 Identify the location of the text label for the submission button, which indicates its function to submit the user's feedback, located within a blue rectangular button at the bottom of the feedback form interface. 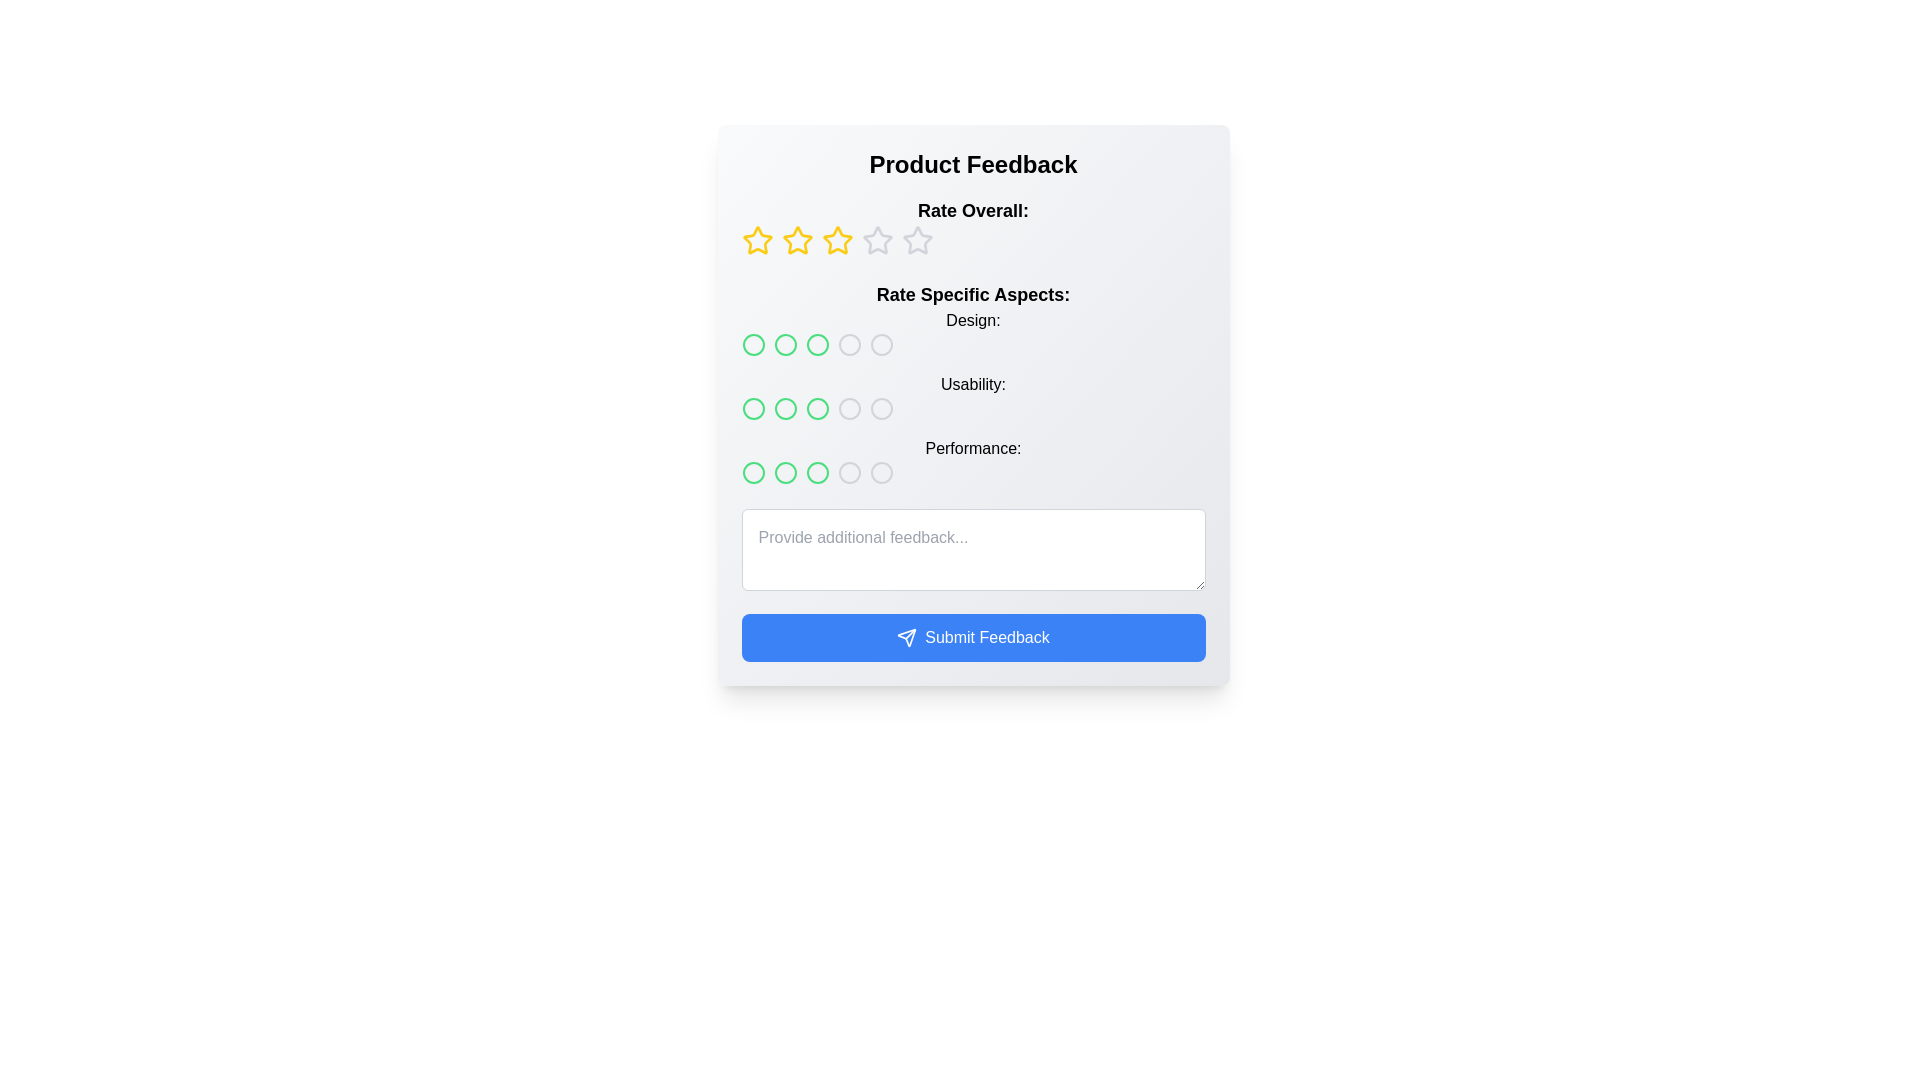
(987, 637).